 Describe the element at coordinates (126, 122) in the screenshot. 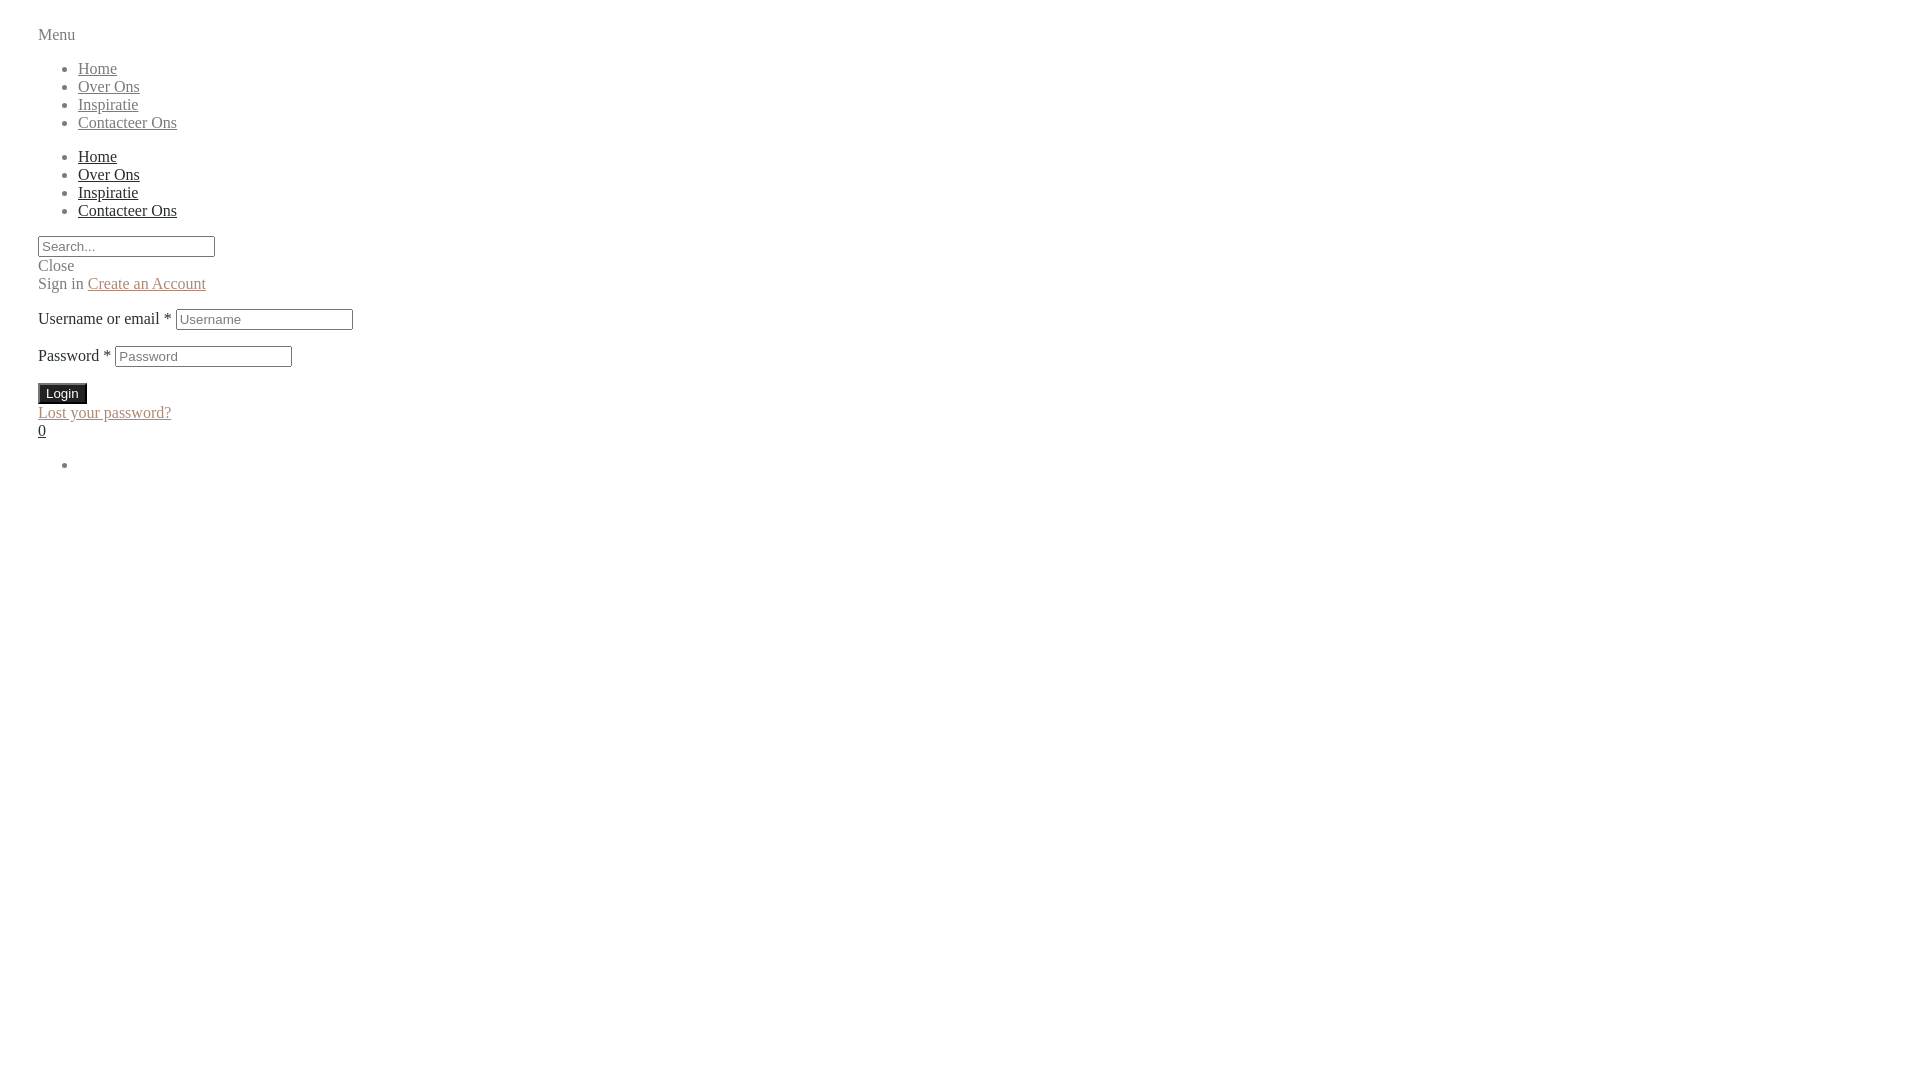

I see `'Contacteer Ons'` at that location.